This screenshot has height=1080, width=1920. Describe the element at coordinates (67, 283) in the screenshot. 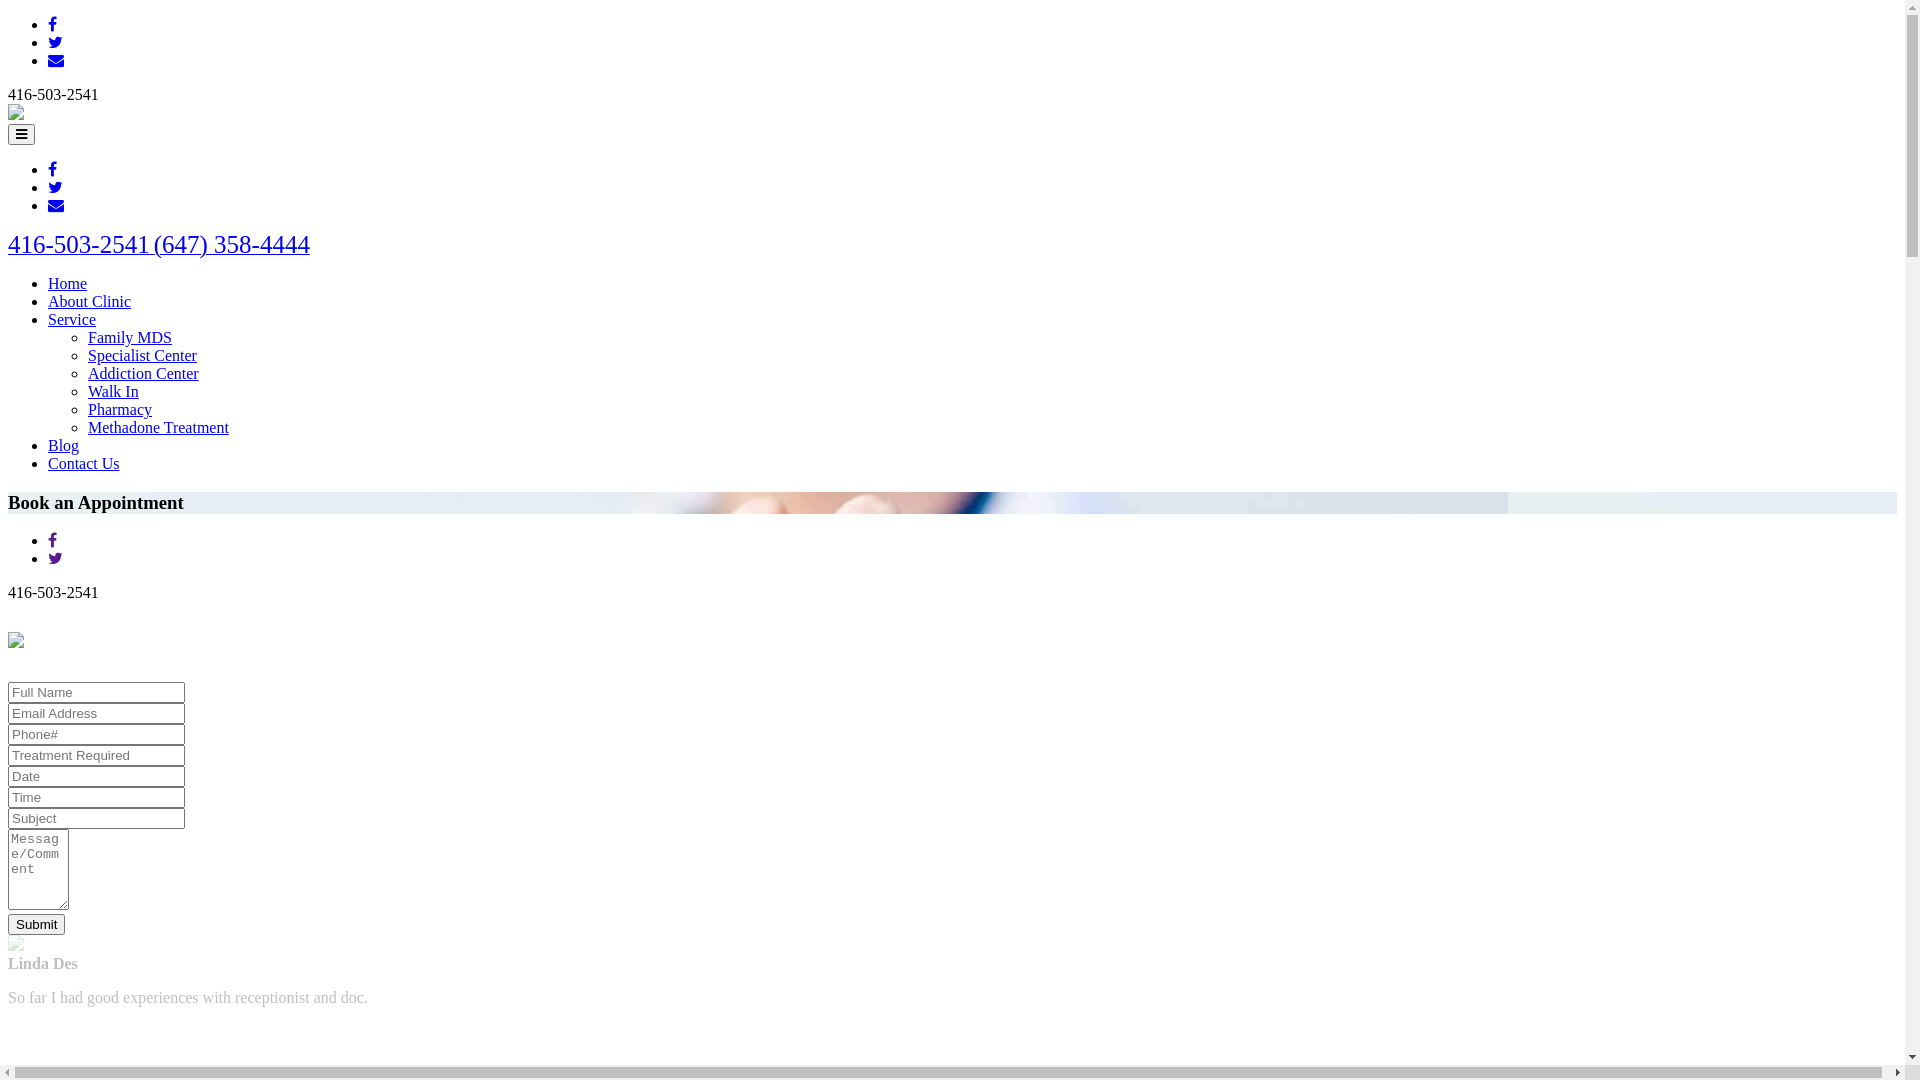

I see `'Home'` at that location.